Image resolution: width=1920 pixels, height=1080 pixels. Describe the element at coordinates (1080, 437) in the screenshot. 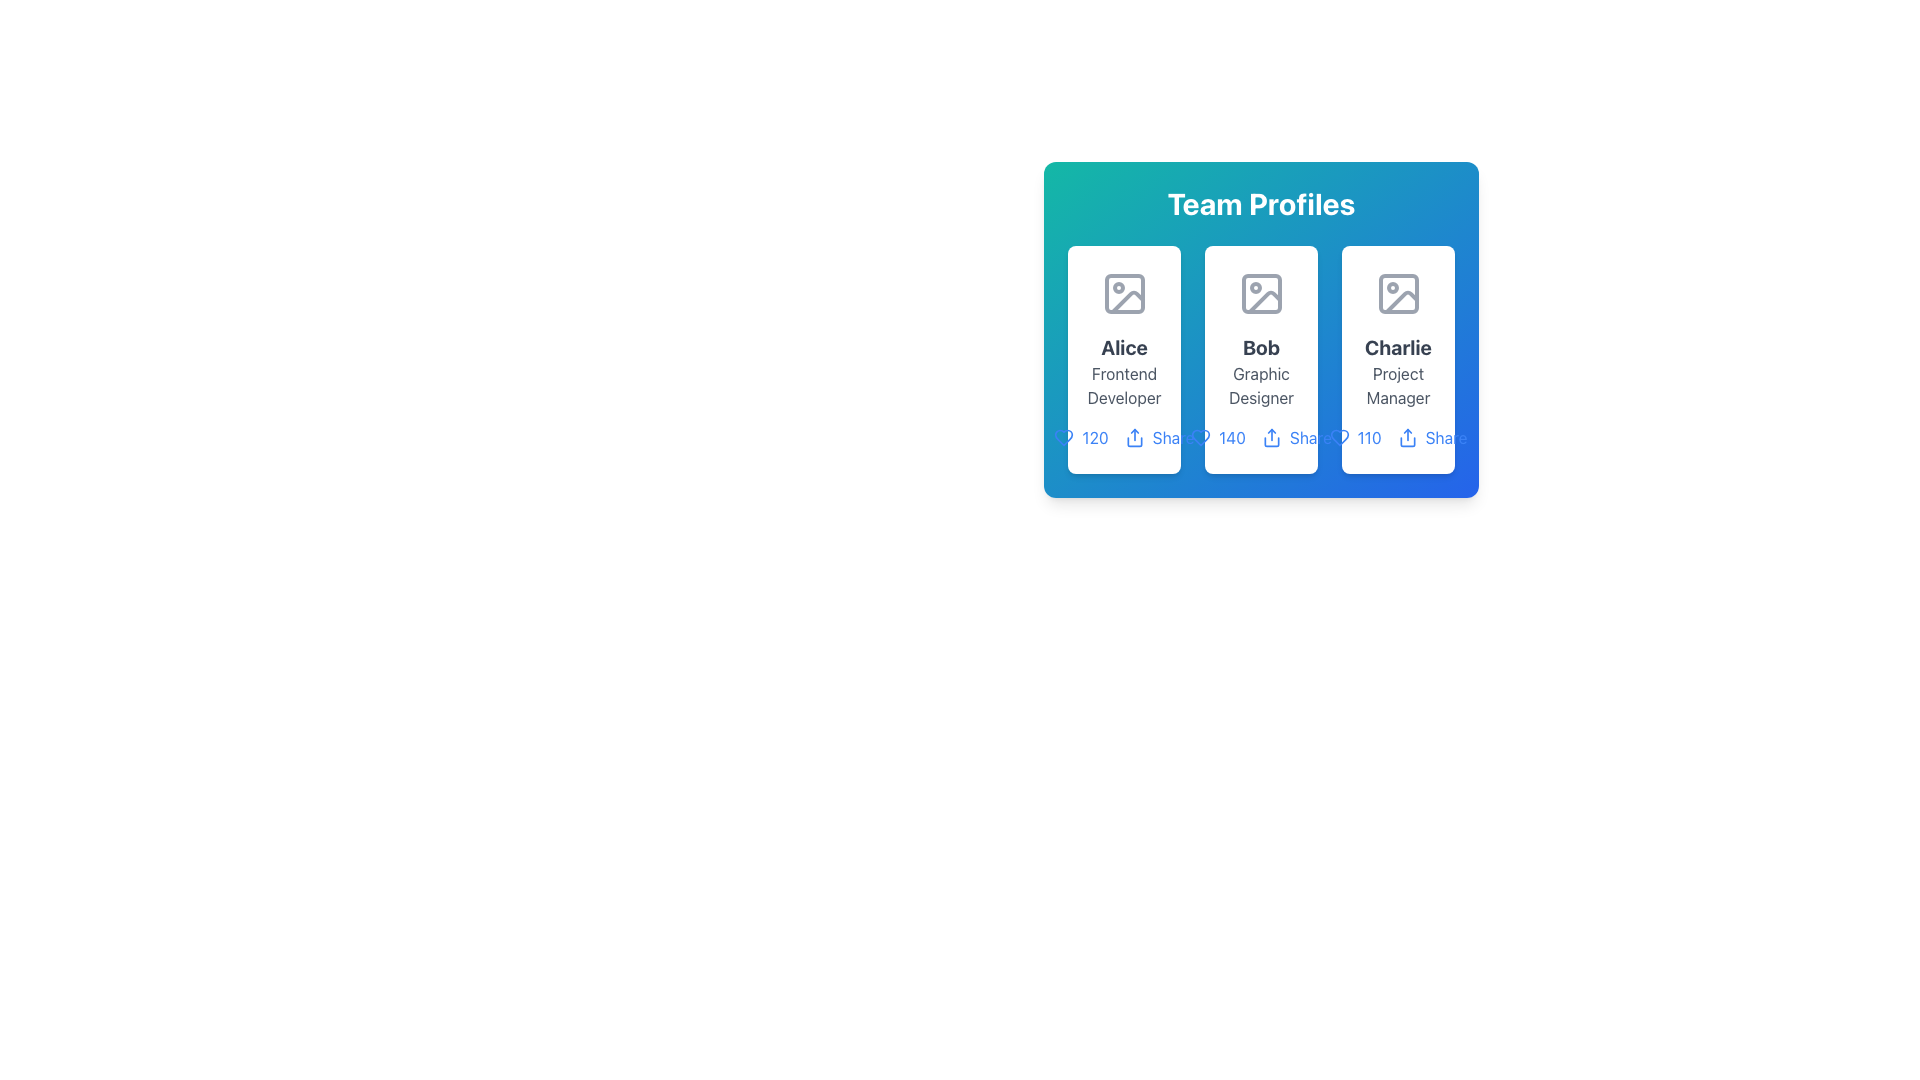

I see `the metric counter text with icon located at the bottom of the leftmost card, just before the 'Share' label` at that location.